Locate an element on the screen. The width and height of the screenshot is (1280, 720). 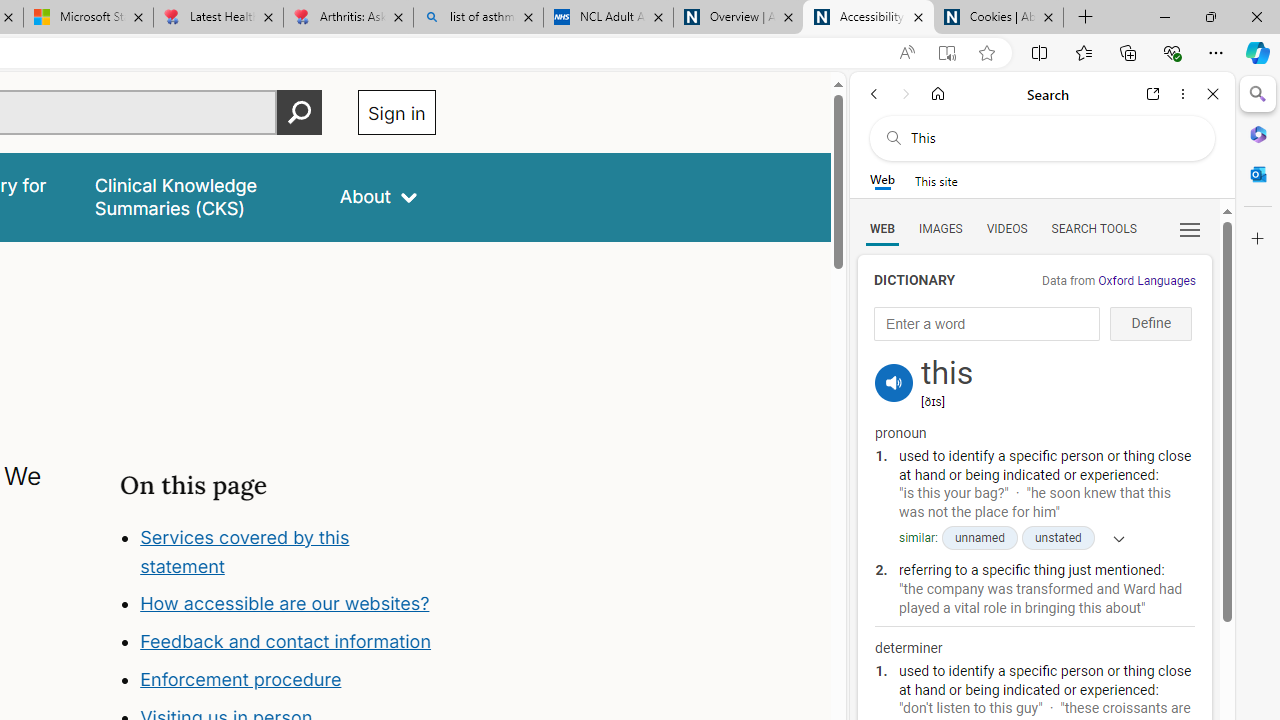
'How accessible are our websites?' is located at coordinates (287, 603).